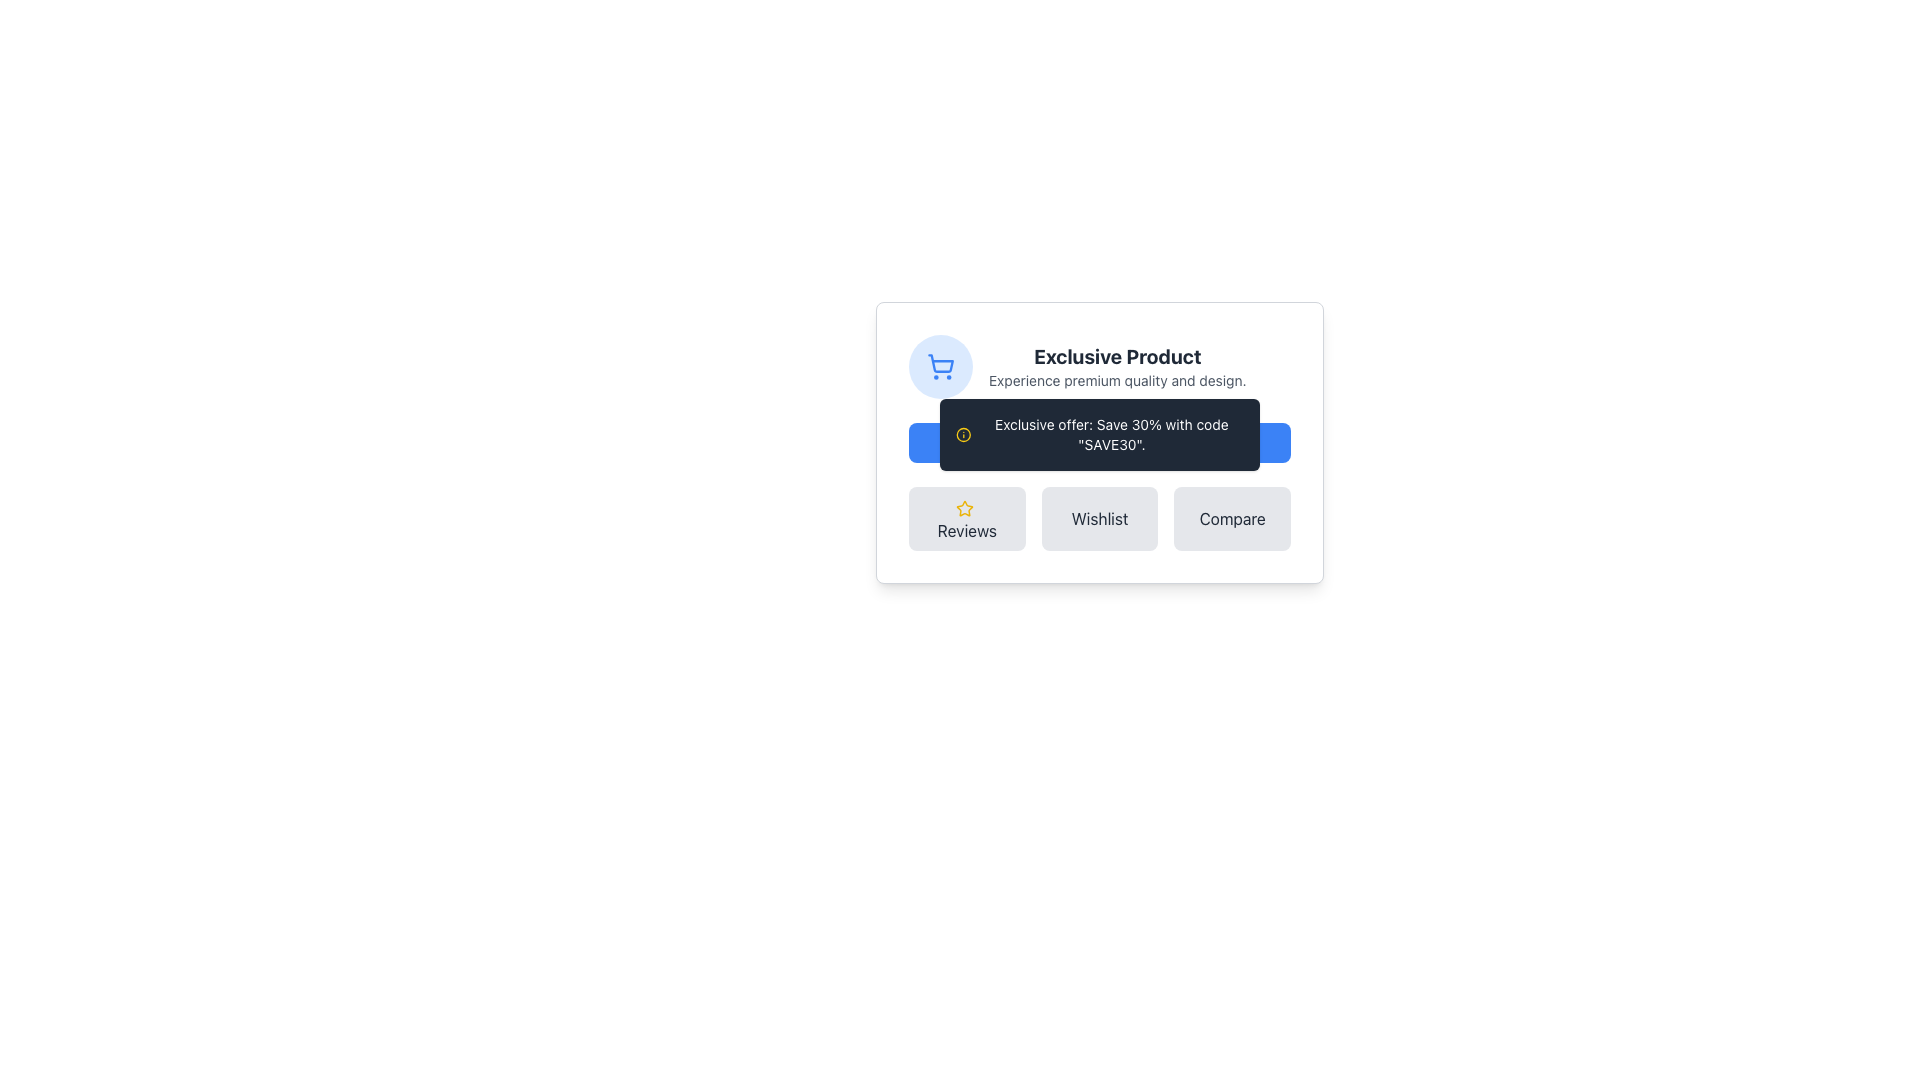  Describe the element at coordinates (963, 434) in the screenshot. I see `the visual indicator icon located to the left of the text 'Exclusive offer: Save 30% with code "SAVE30"'` at that location.